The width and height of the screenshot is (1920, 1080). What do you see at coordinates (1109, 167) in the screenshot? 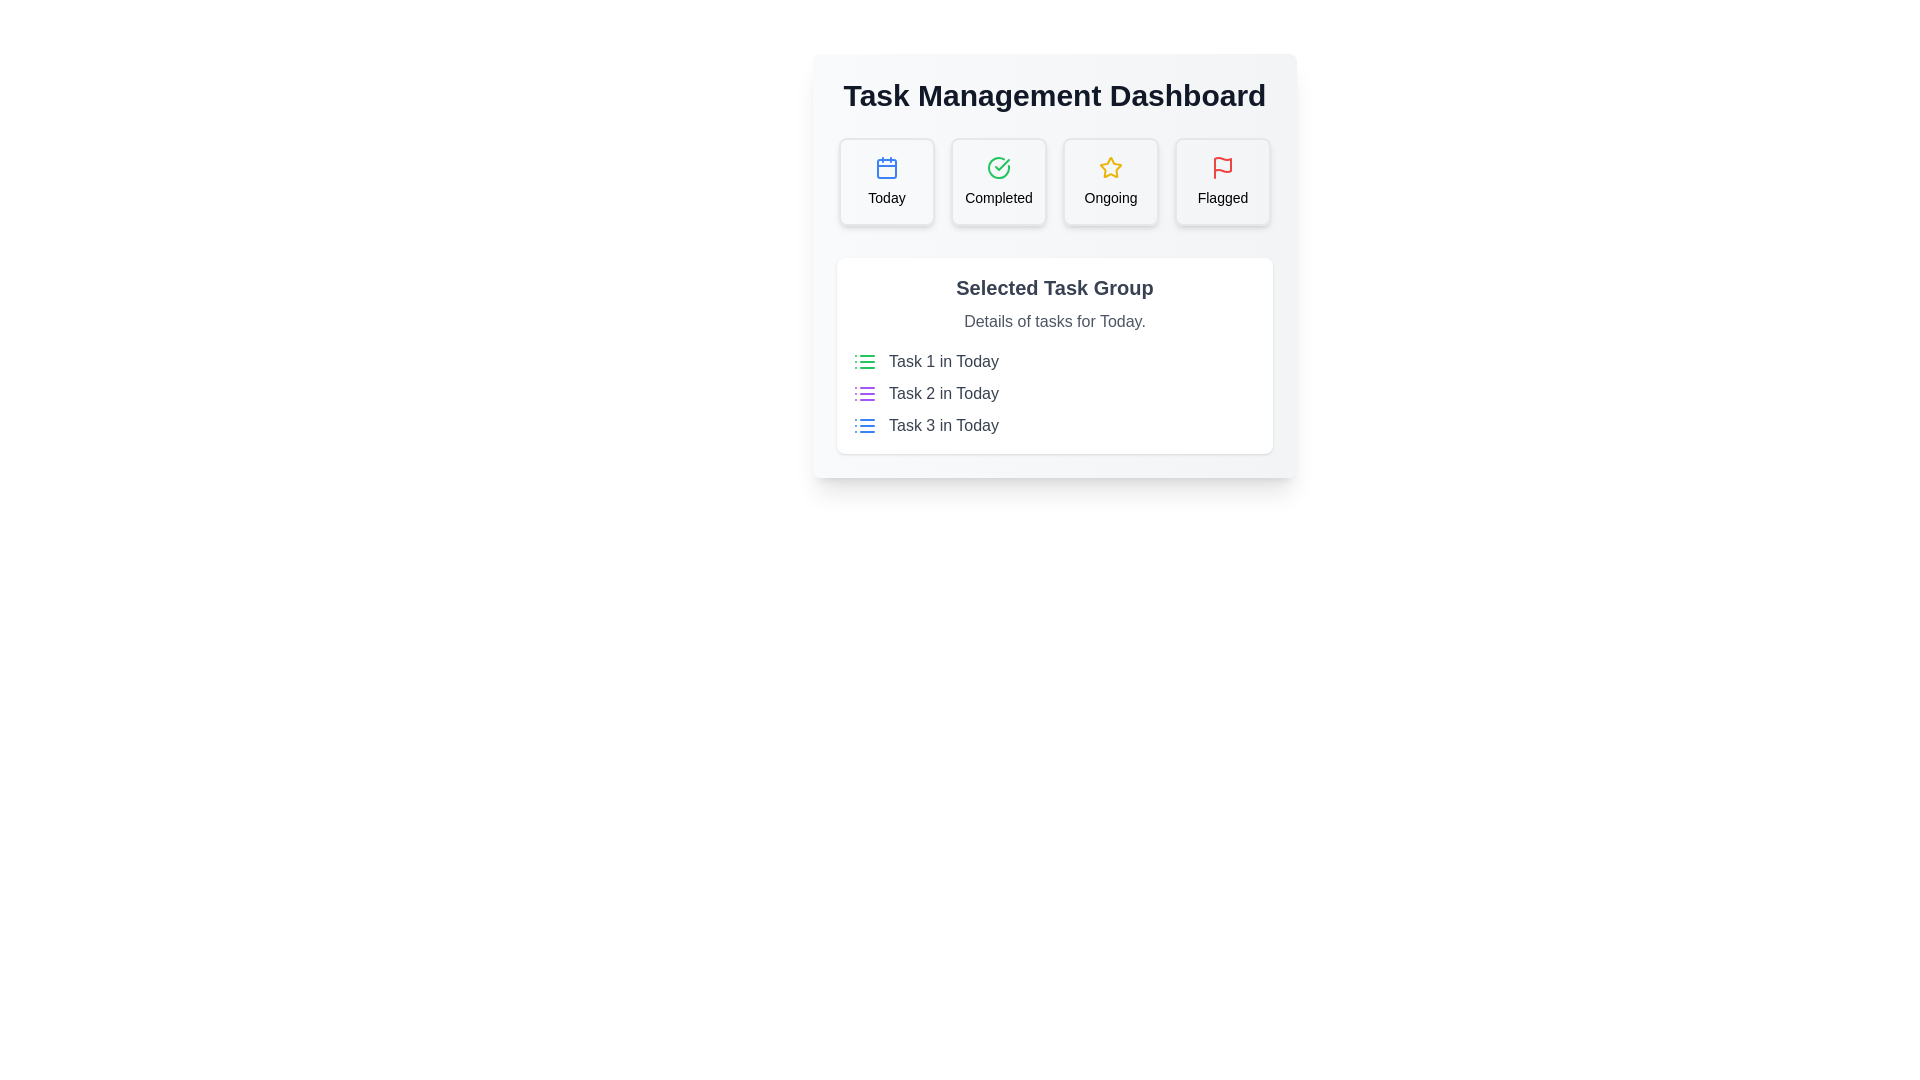
I see `the 'Ongoing' task group icon, which is the central visual feature of the 'Ongoing' button in the list of task group selectors` at bounding box center [1109, 167].